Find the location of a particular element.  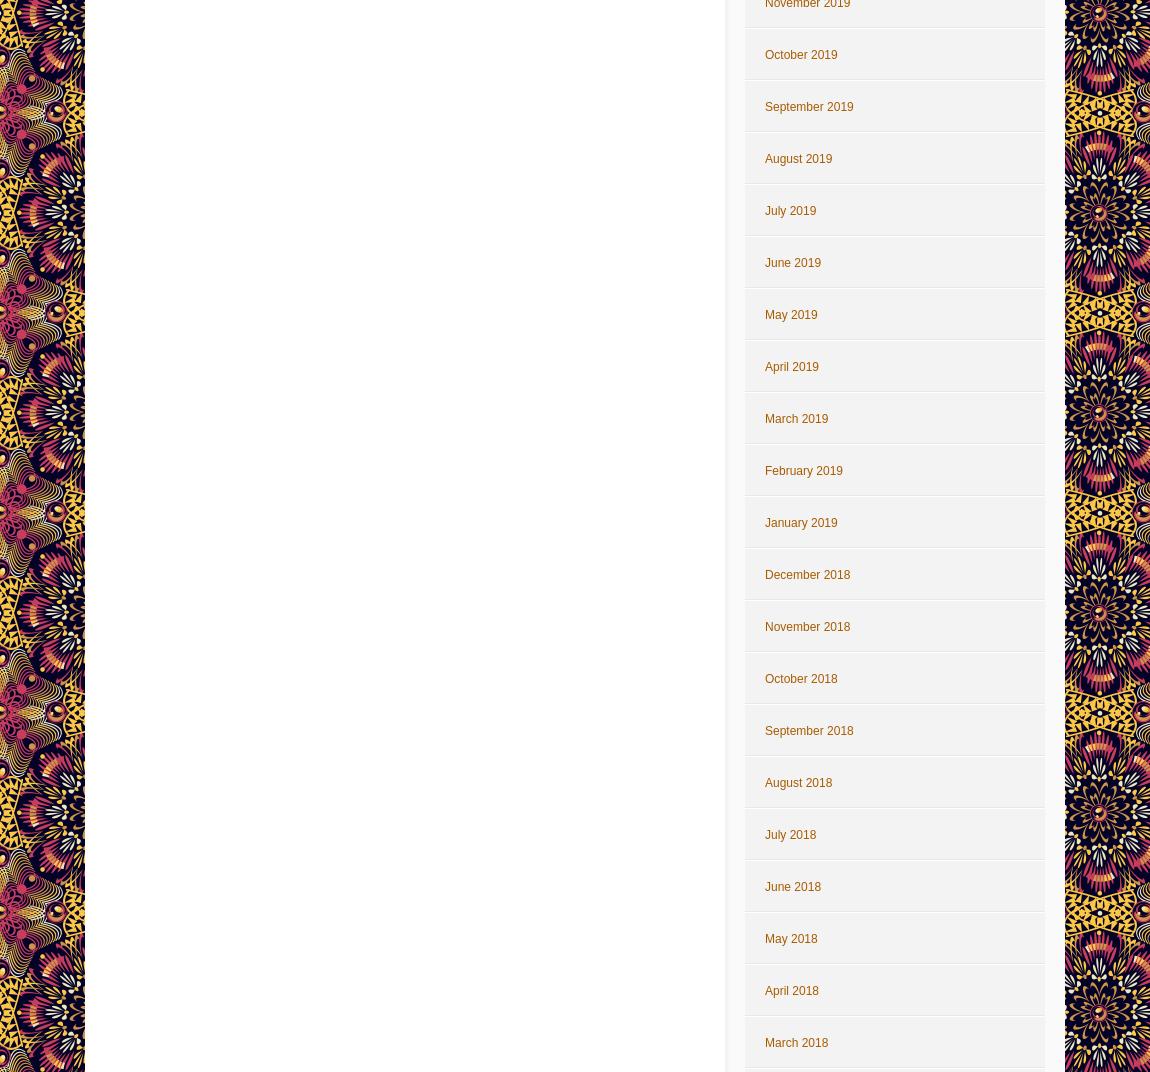

'February 2019' is located at coordinates (802, 471).